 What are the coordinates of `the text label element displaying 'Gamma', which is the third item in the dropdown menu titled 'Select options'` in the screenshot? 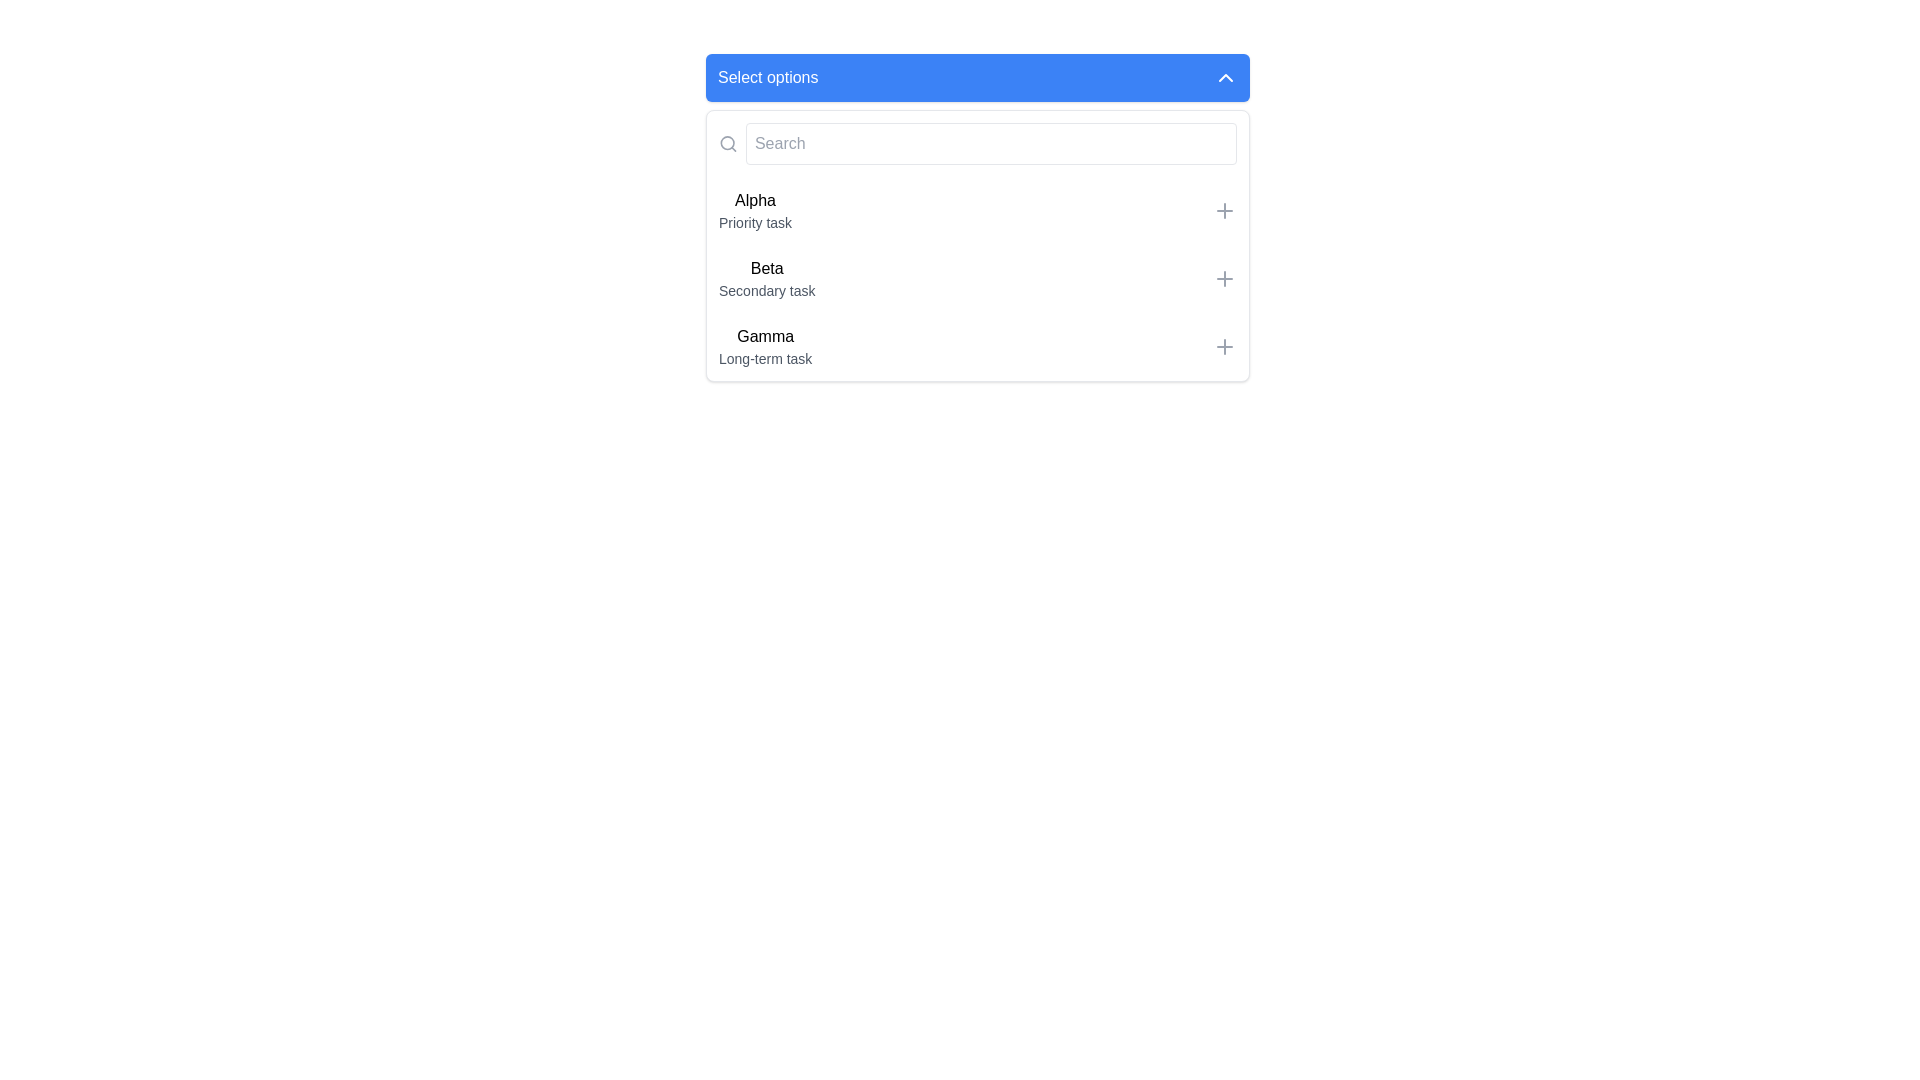 It's located at (764, 335).